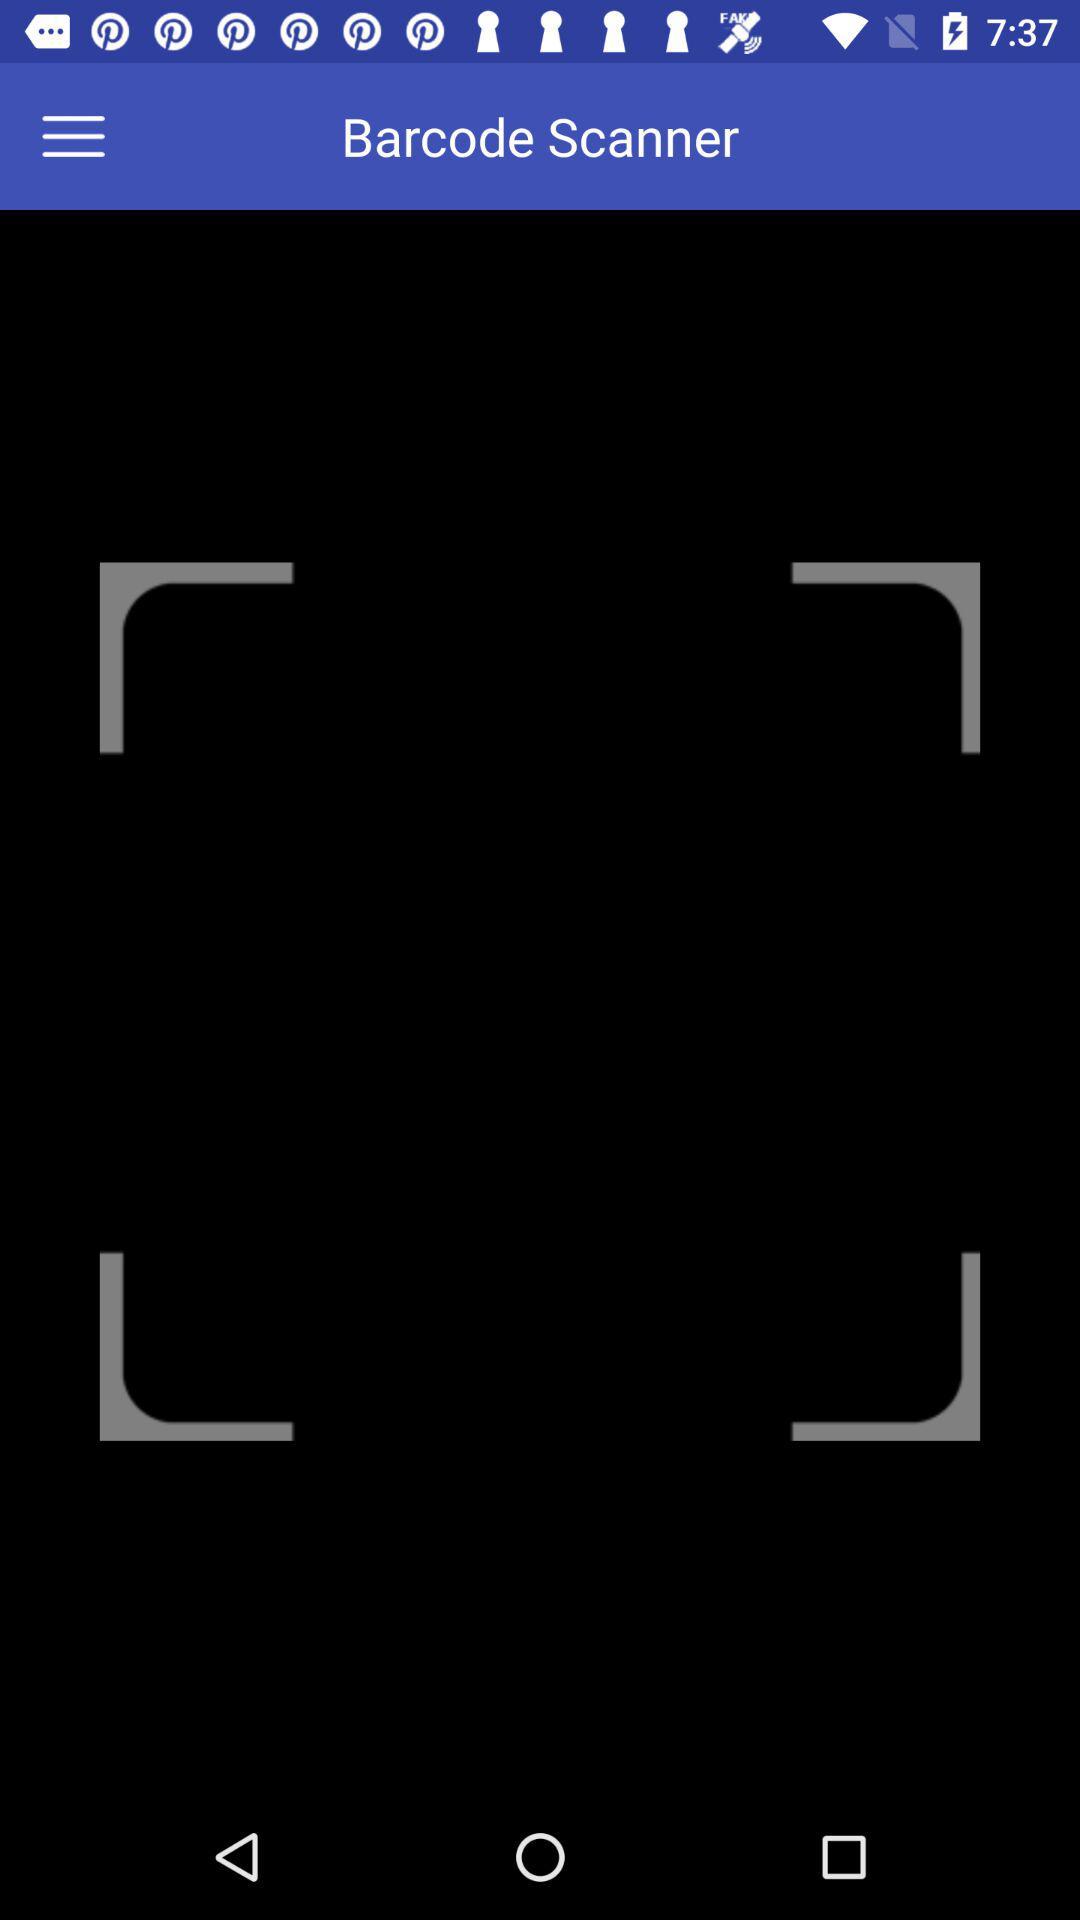 This screenshot has width=1080, height=1920. What do you see at coordinates (85, 135) in the screenshot?
I see `item to the left of barcode scanner icon` at bounding box center [85, 135].